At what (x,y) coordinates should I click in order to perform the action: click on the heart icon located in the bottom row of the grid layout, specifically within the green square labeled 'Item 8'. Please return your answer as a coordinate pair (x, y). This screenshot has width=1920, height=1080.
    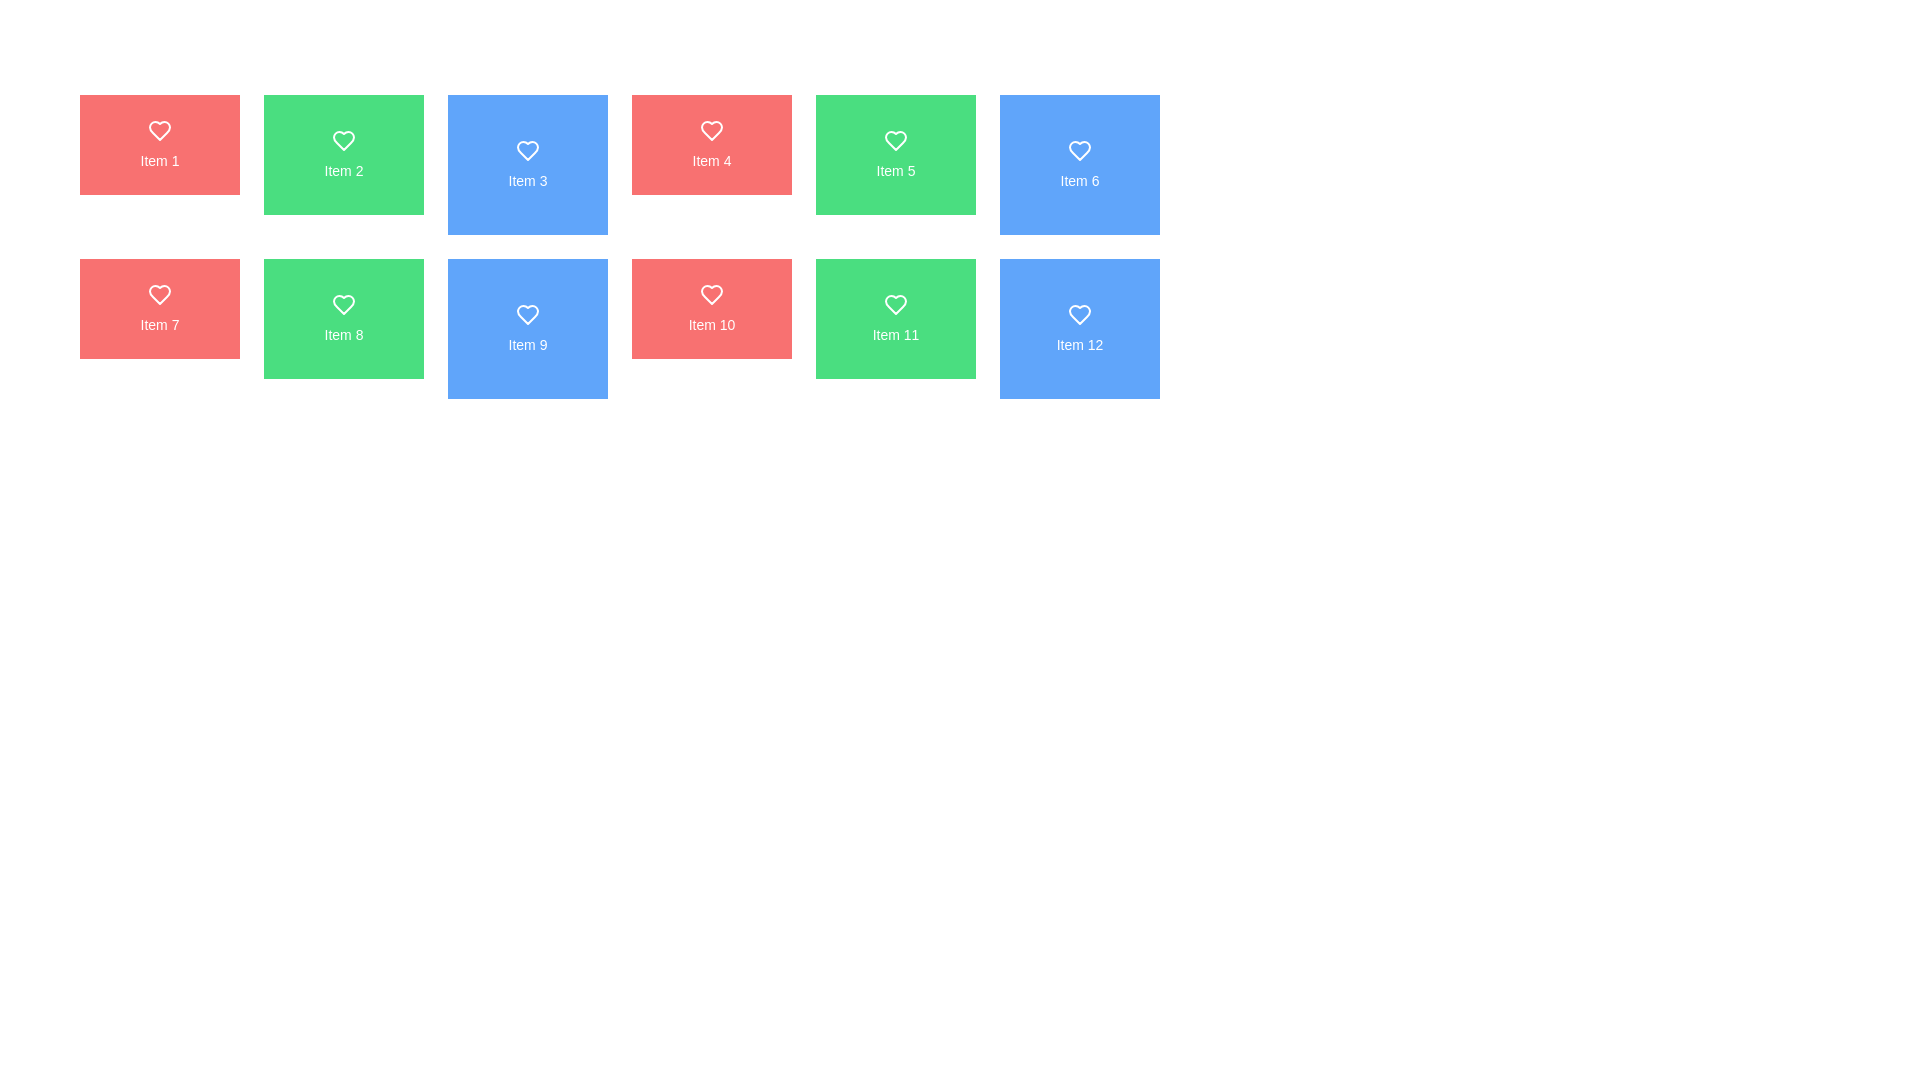
    Looking at the image, I should click on (344, 304).